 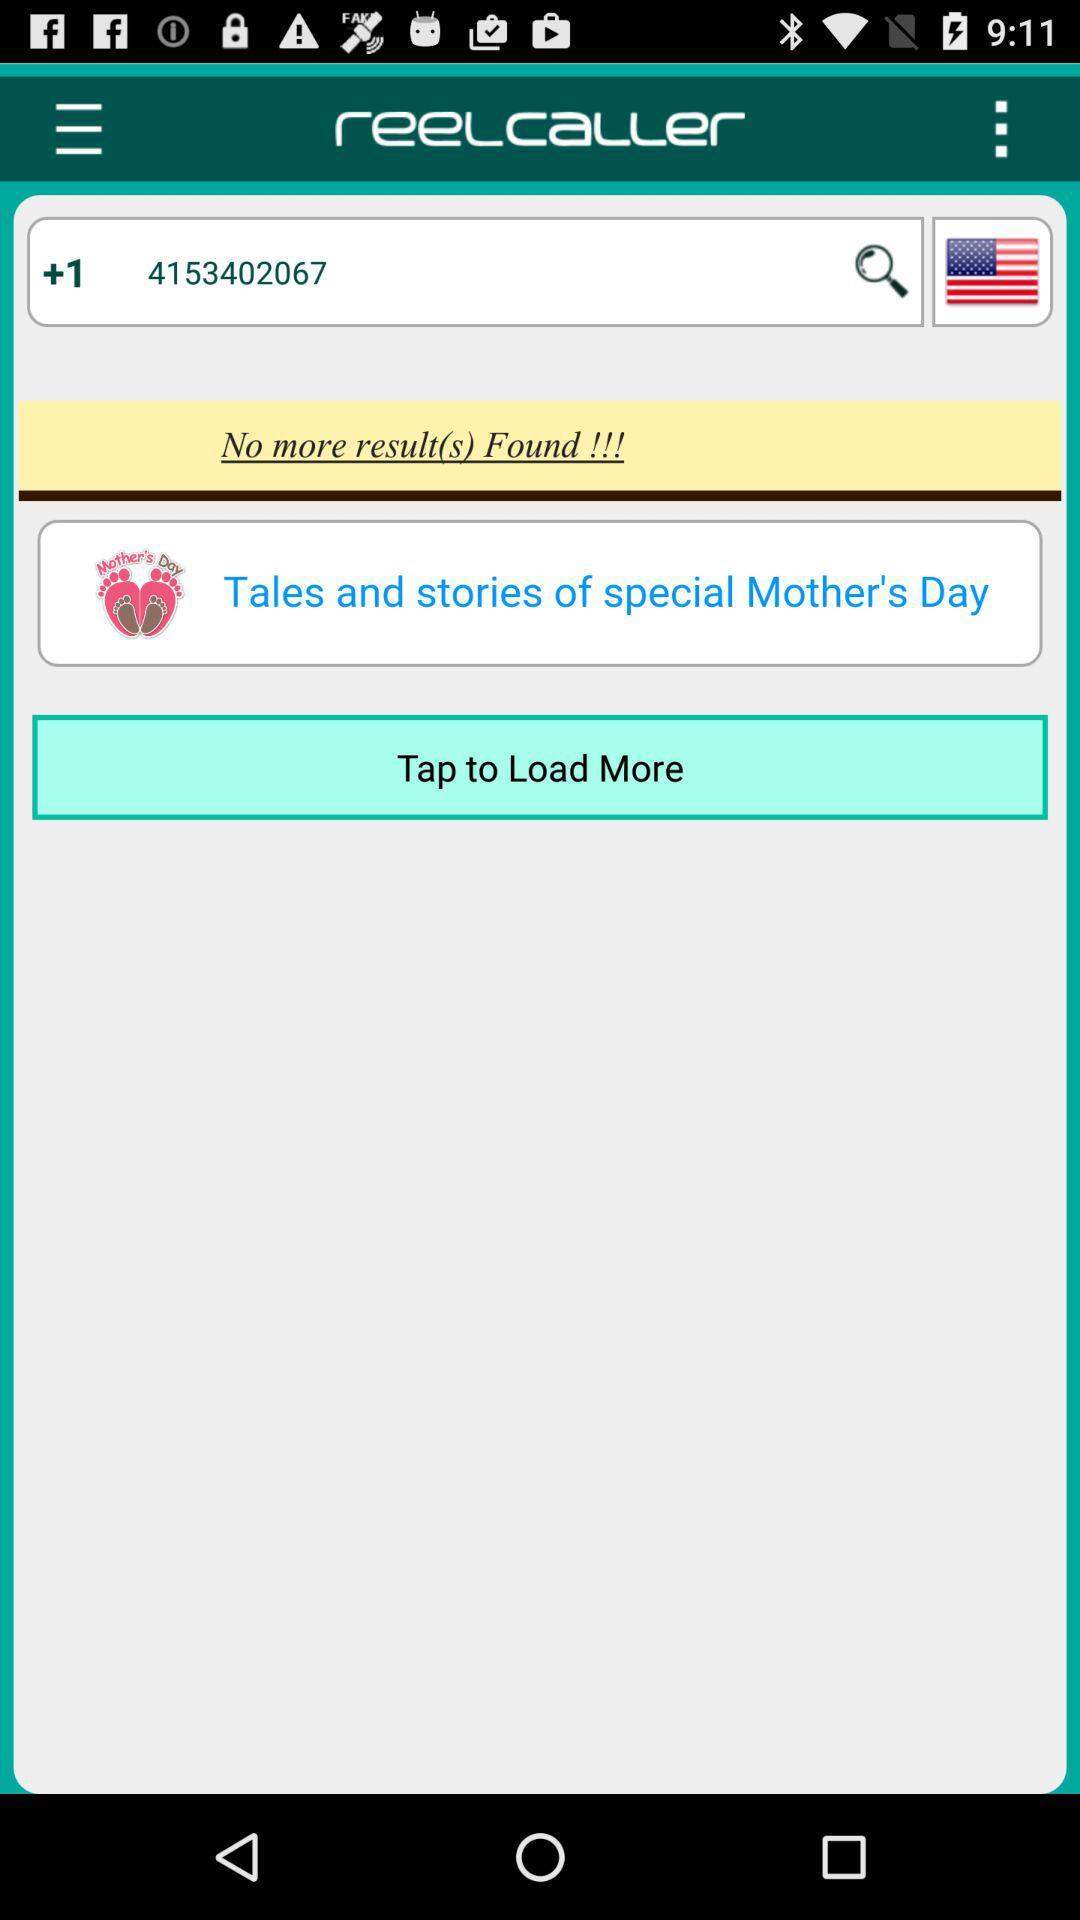 What do you see at coordinates (992, 289) in the screenshot?
I see `the national_flag icon` at bounding box center [992, 289].